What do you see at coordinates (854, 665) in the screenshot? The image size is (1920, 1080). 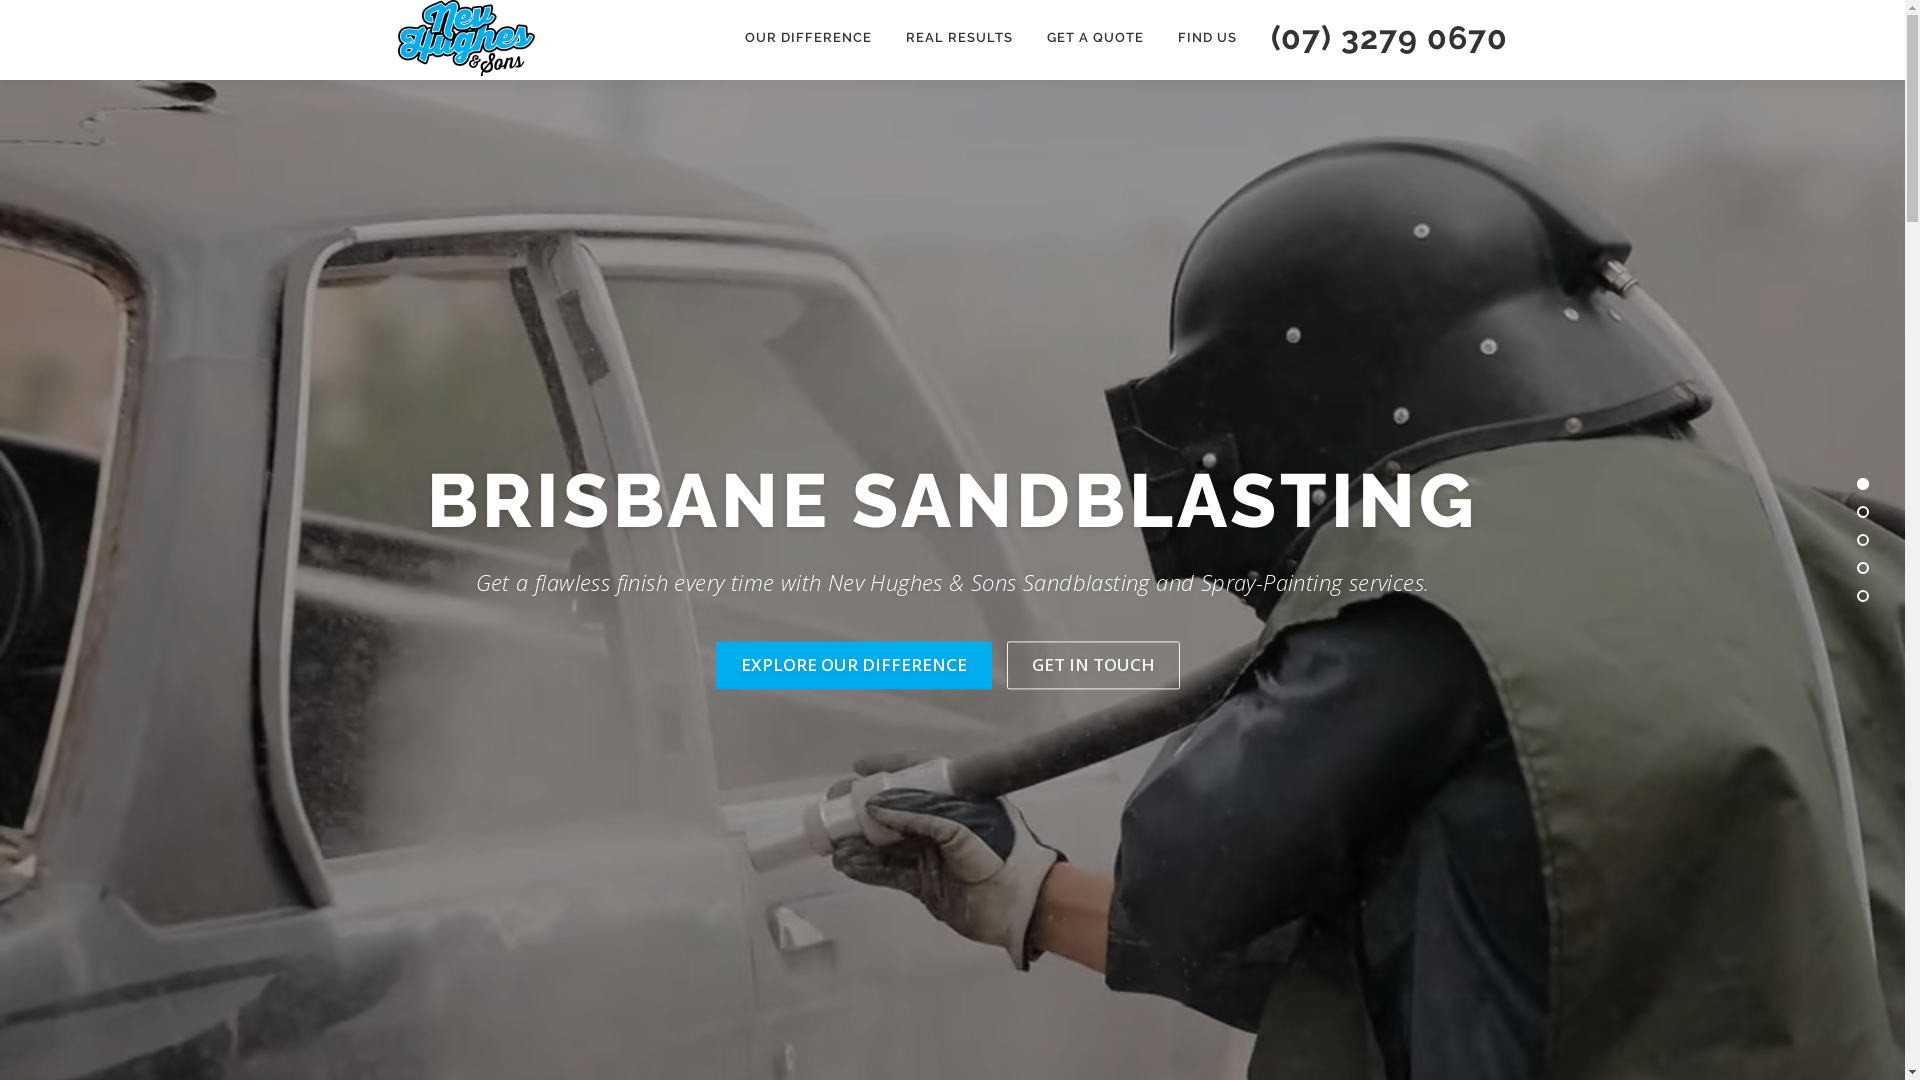 I see `'EXPLORE OUR DIFFERENCE'` at bounding box center [854, 665].